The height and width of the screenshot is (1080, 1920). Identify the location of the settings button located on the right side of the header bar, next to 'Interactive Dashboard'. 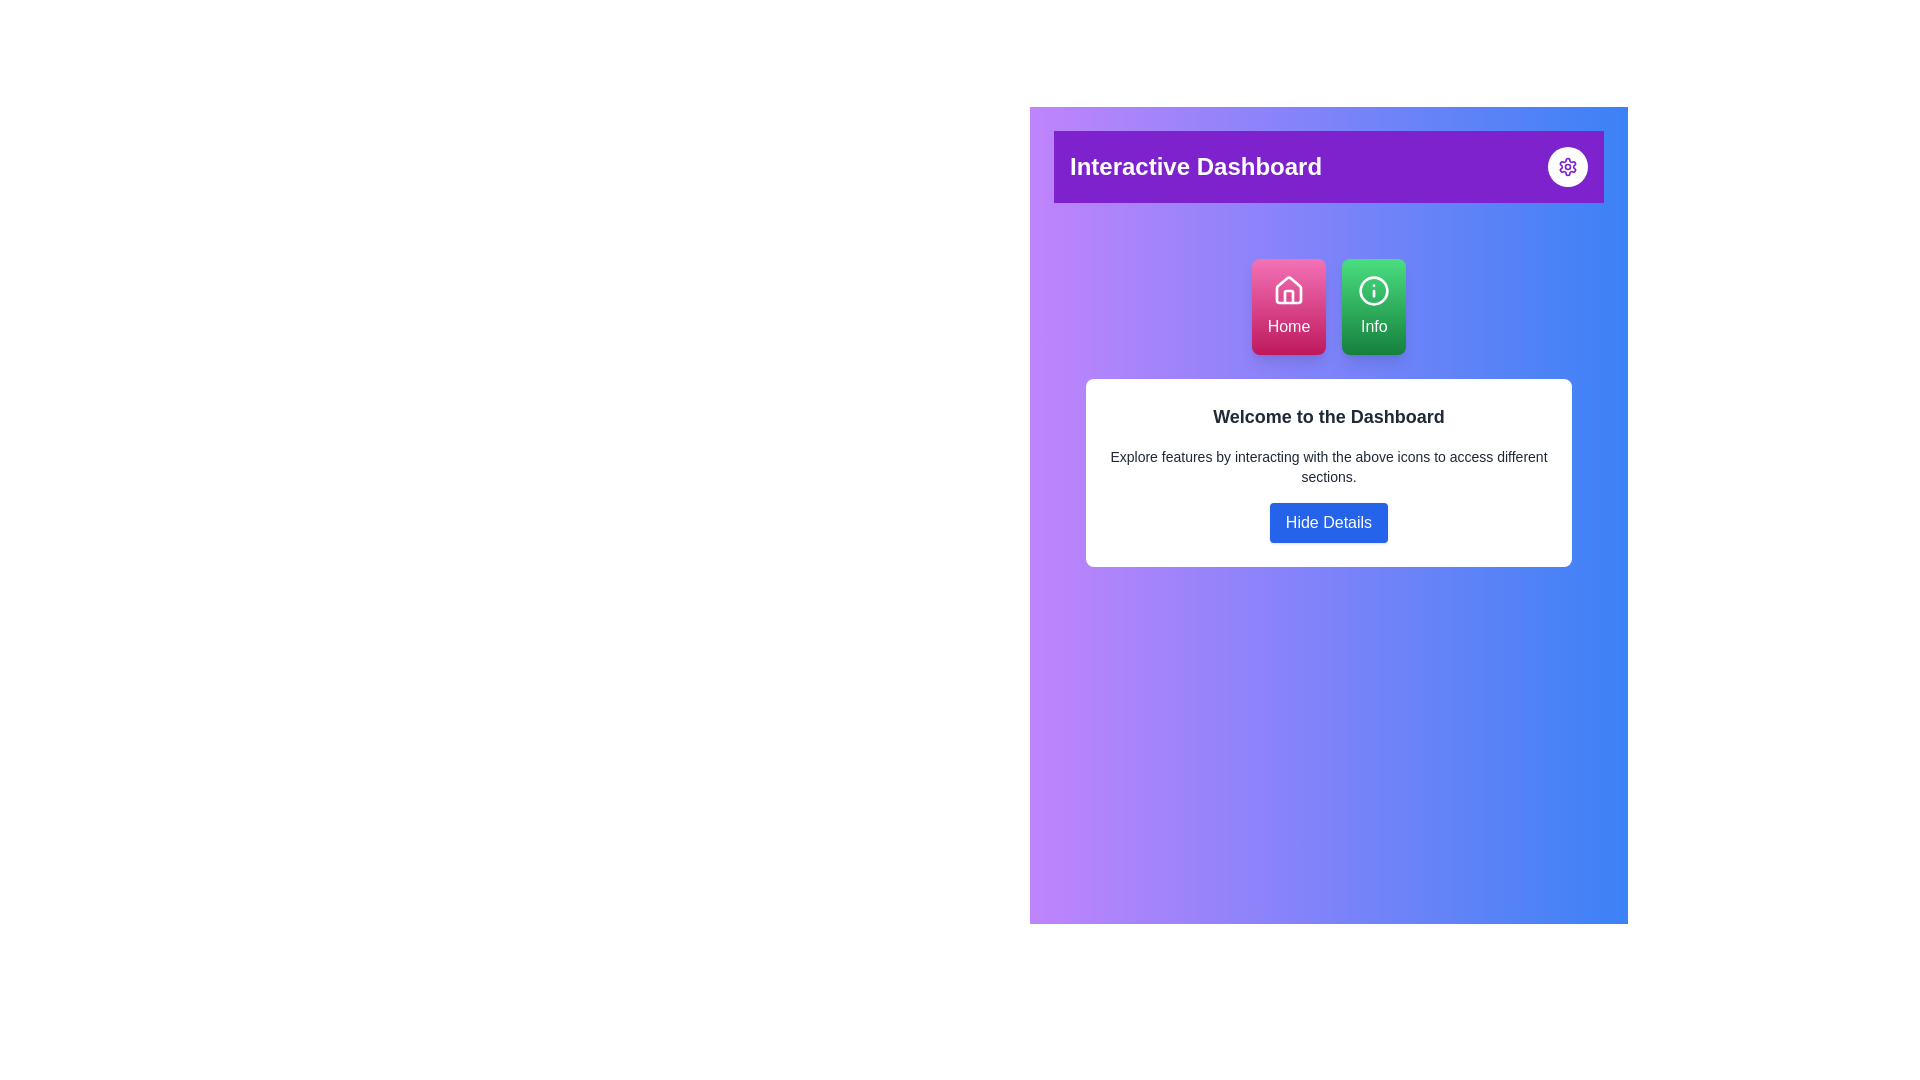
(1567, 165).